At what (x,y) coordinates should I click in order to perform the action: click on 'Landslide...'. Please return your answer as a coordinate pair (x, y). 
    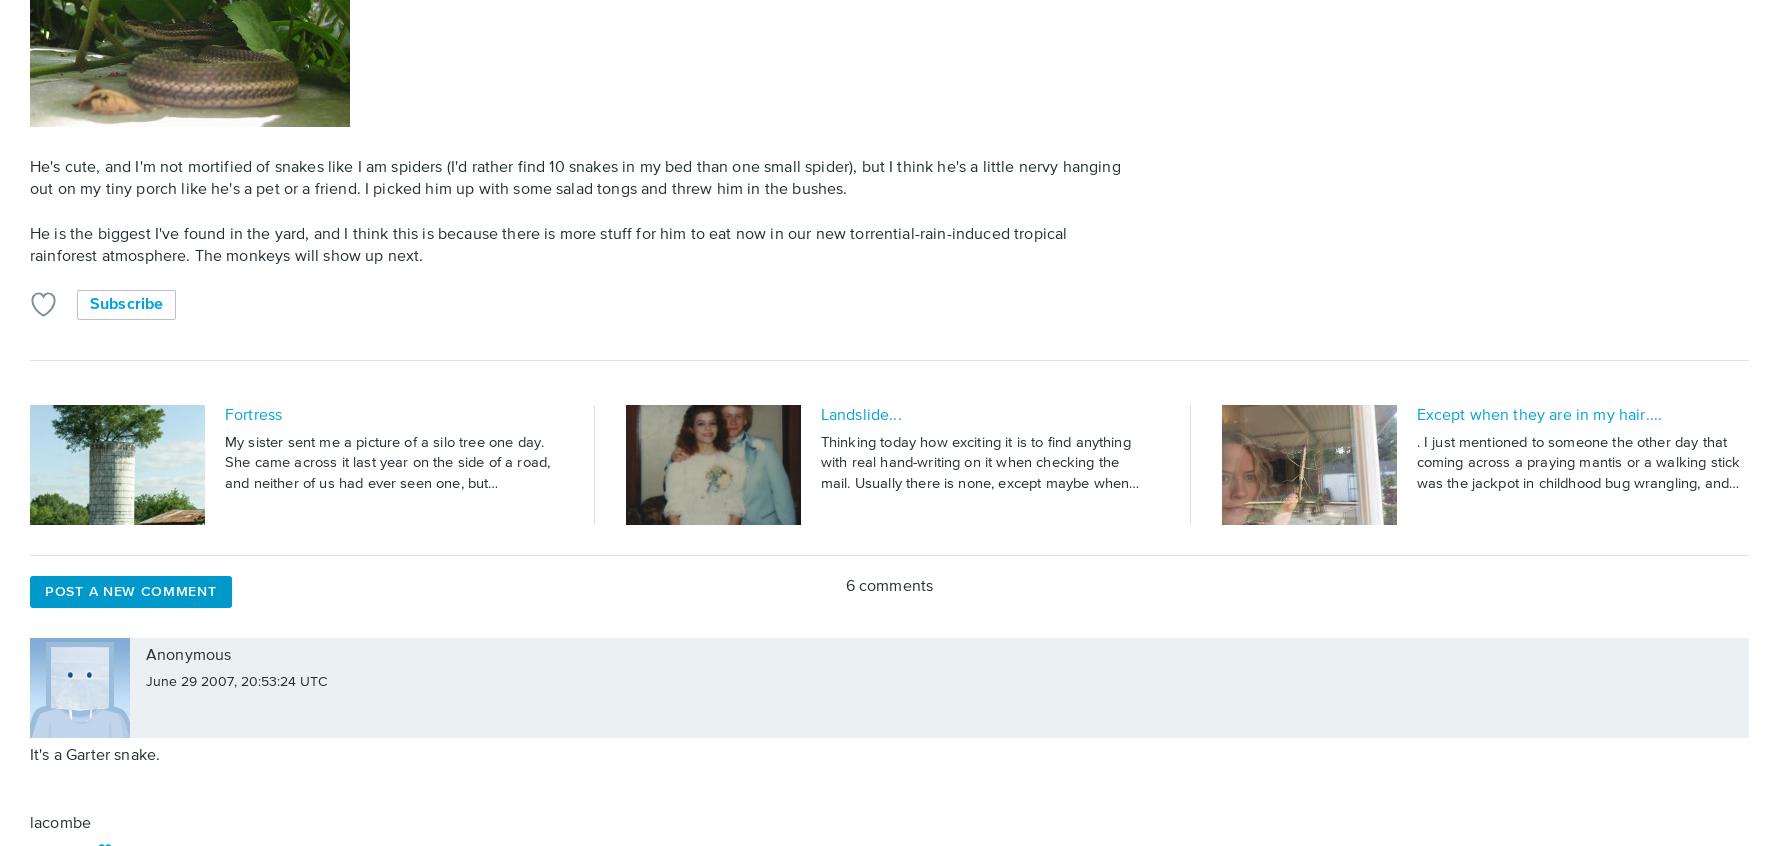
    Looking at the image, I should click on (860, 415).